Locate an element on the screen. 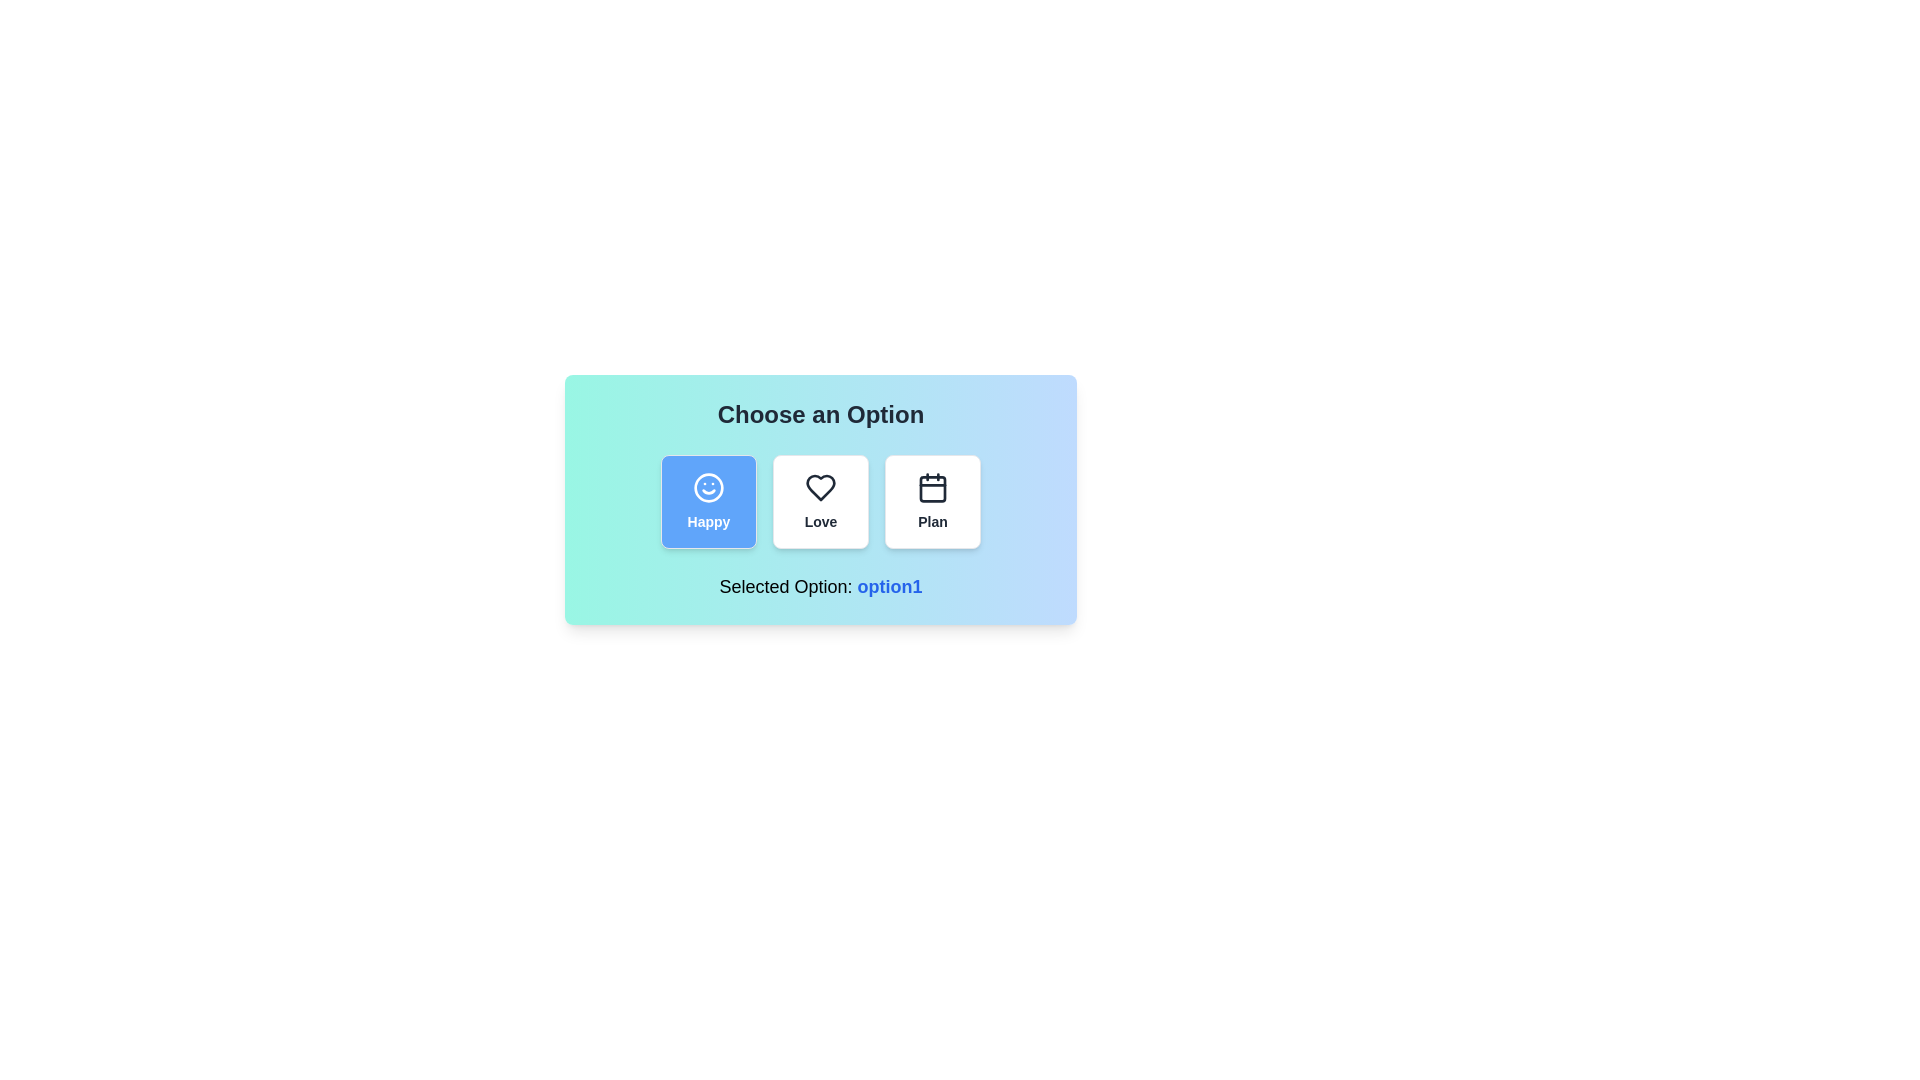 The width and height of the screenshot is (1920, 1080). the Decorative Circle Graphic that is part of the 'Happy' option in a row of three options labeled 'Happy,' 'Love,' and 'Plan.' is located at coordinates (709, 488).